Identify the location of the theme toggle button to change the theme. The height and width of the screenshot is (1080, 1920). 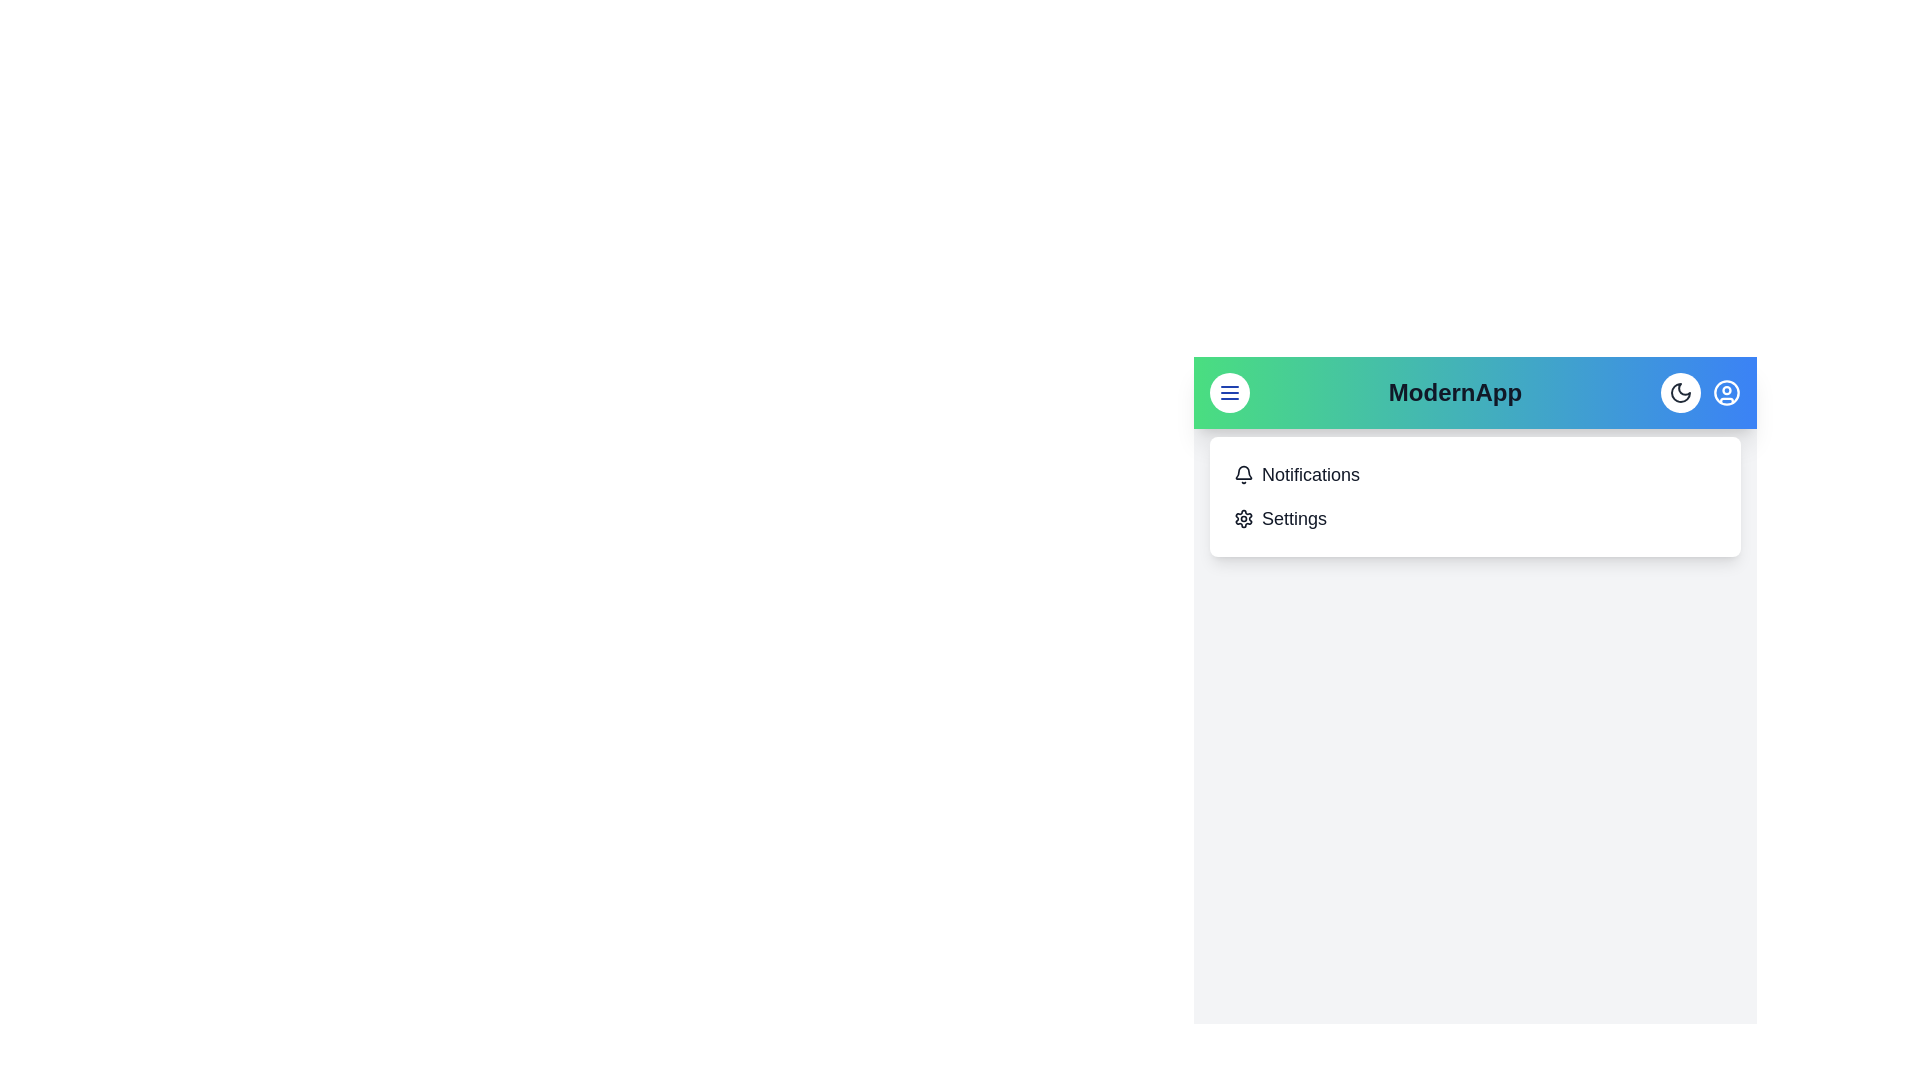
(1680, 393).